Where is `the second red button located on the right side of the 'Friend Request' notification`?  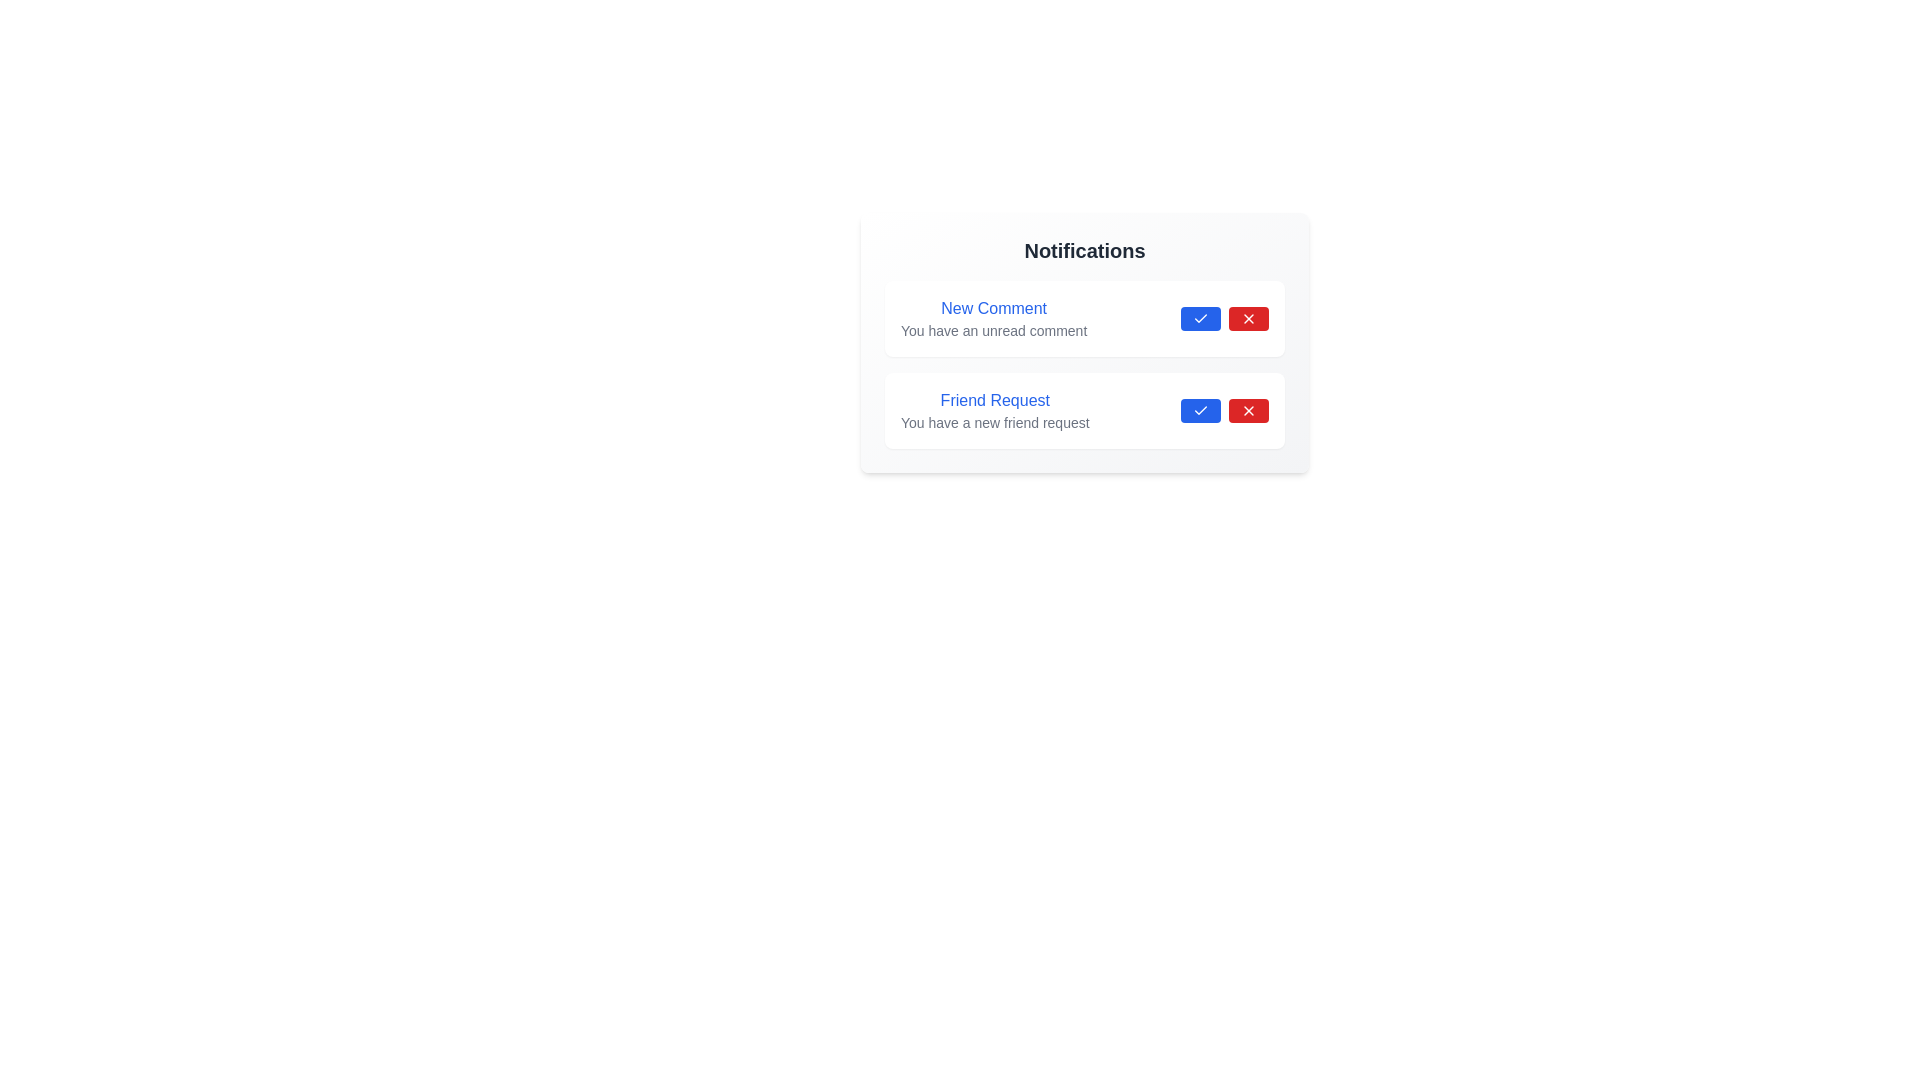
the second red button located on the right side of the 'Friend Request' notification is located at coordinates (1247, 410).